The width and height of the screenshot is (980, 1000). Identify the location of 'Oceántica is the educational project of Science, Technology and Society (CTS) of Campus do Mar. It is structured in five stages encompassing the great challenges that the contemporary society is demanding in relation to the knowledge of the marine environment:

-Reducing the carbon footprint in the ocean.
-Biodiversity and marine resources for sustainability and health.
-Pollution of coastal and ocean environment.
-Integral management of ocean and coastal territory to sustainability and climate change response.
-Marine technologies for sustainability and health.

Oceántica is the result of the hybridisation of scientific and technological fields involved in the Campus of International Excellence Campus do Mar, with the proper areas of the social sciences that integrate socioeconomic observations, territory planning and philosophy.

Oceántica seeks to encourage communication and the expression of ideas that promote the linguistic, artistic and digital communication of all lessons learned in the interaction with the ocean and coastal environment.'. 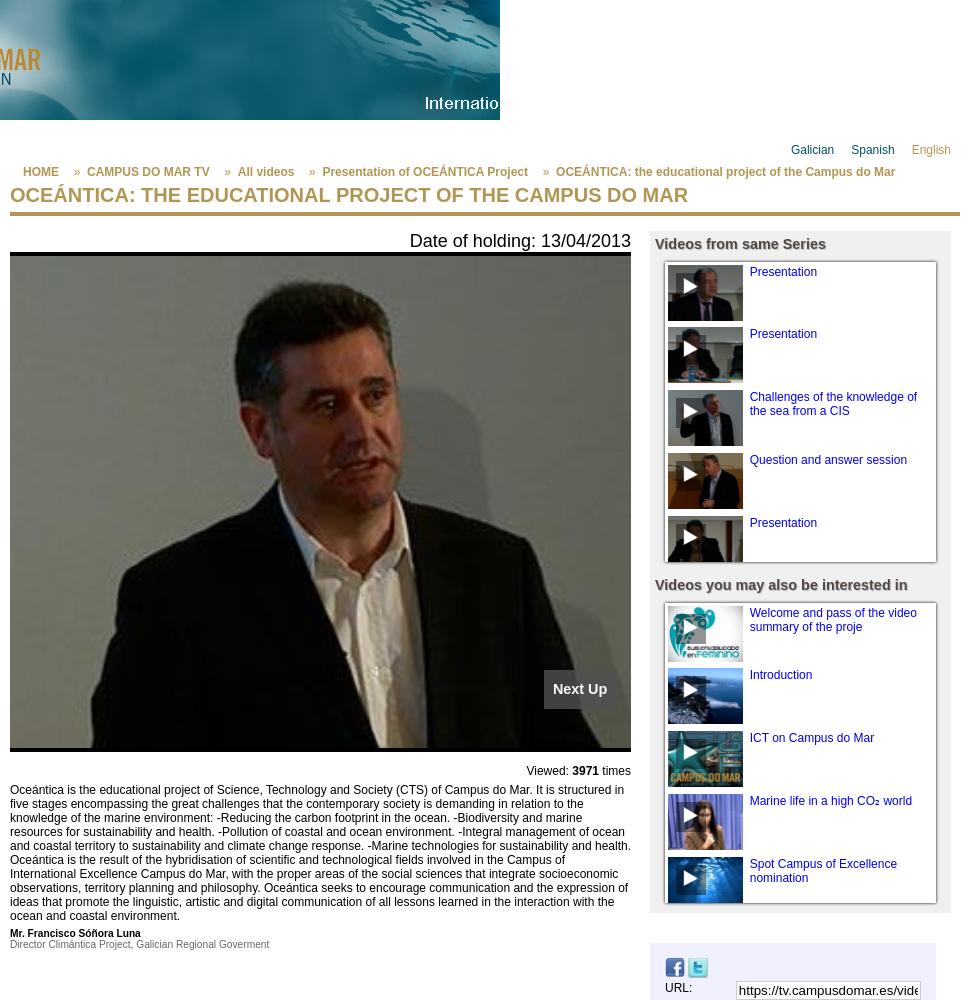
(320, 852).